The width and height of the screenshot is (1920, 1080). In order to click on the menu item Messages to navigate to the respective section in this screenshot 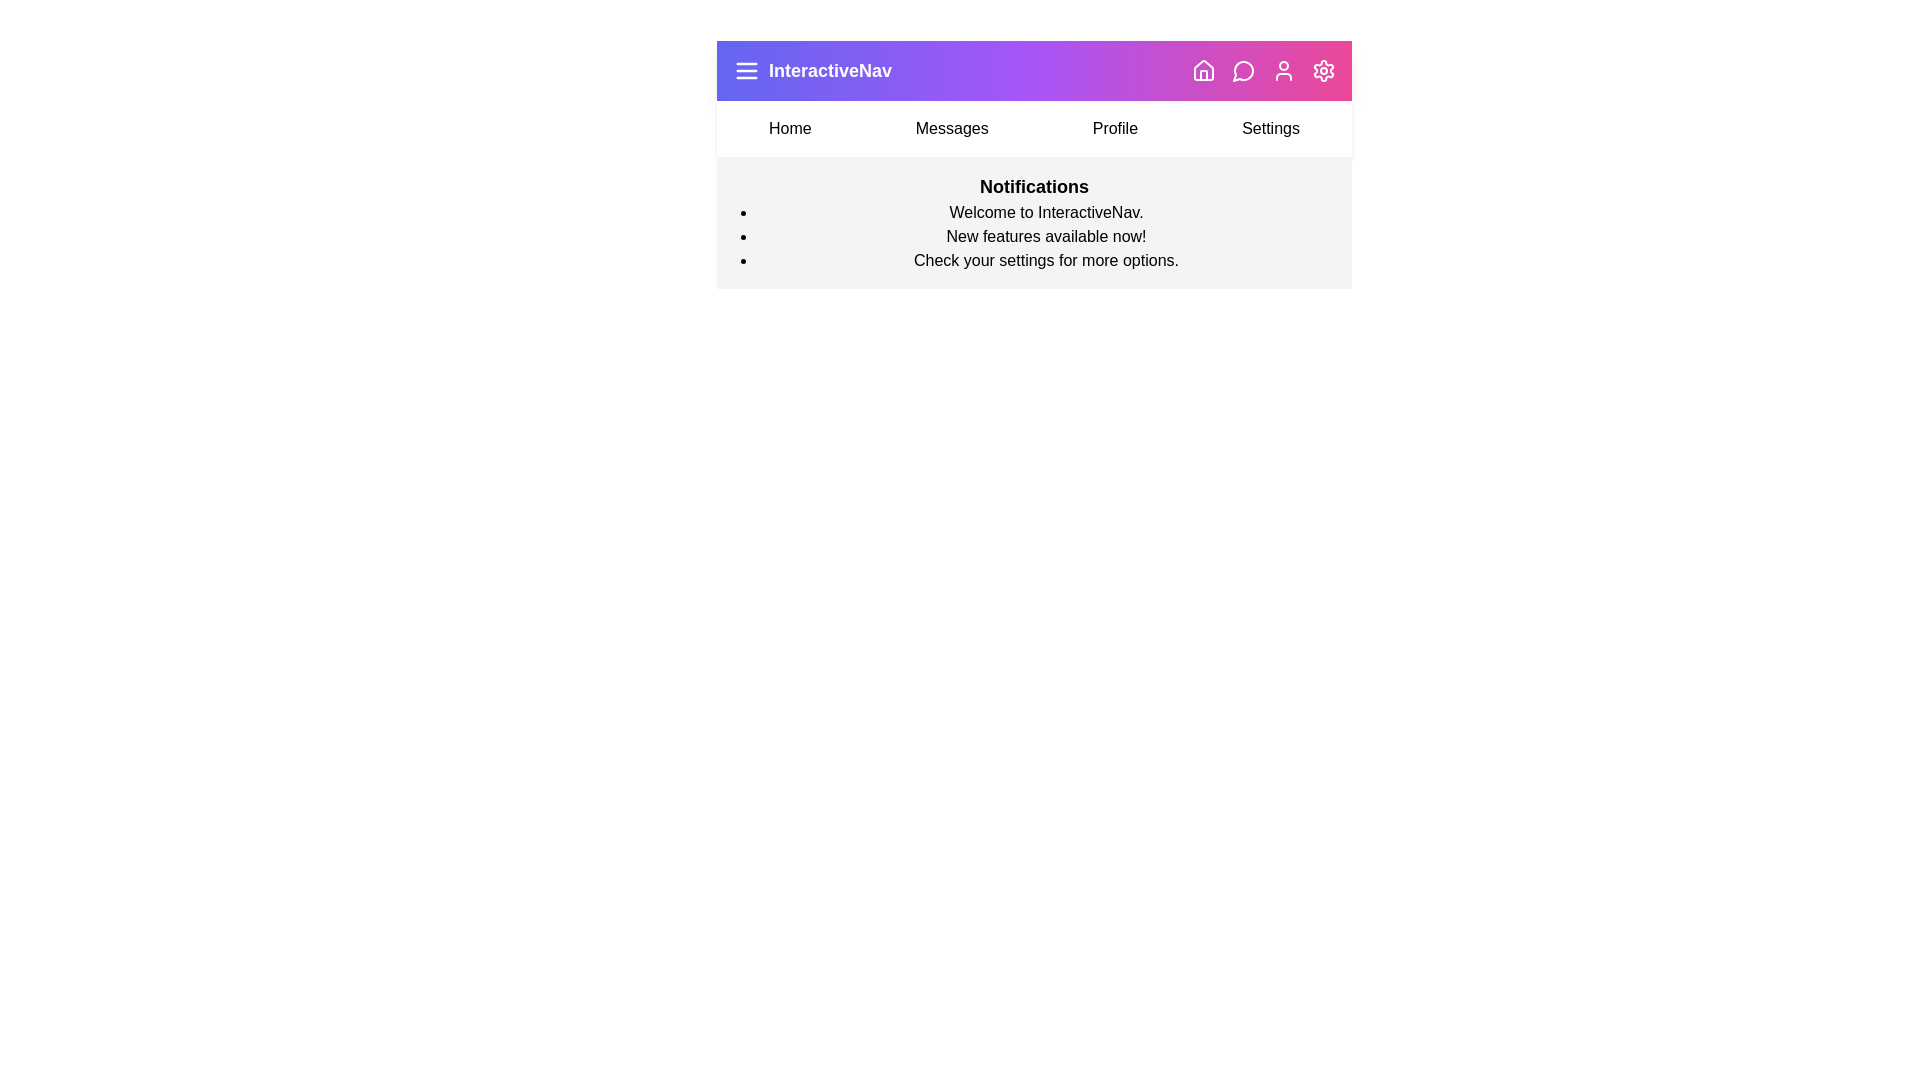, I will do `click(950, 128)`.